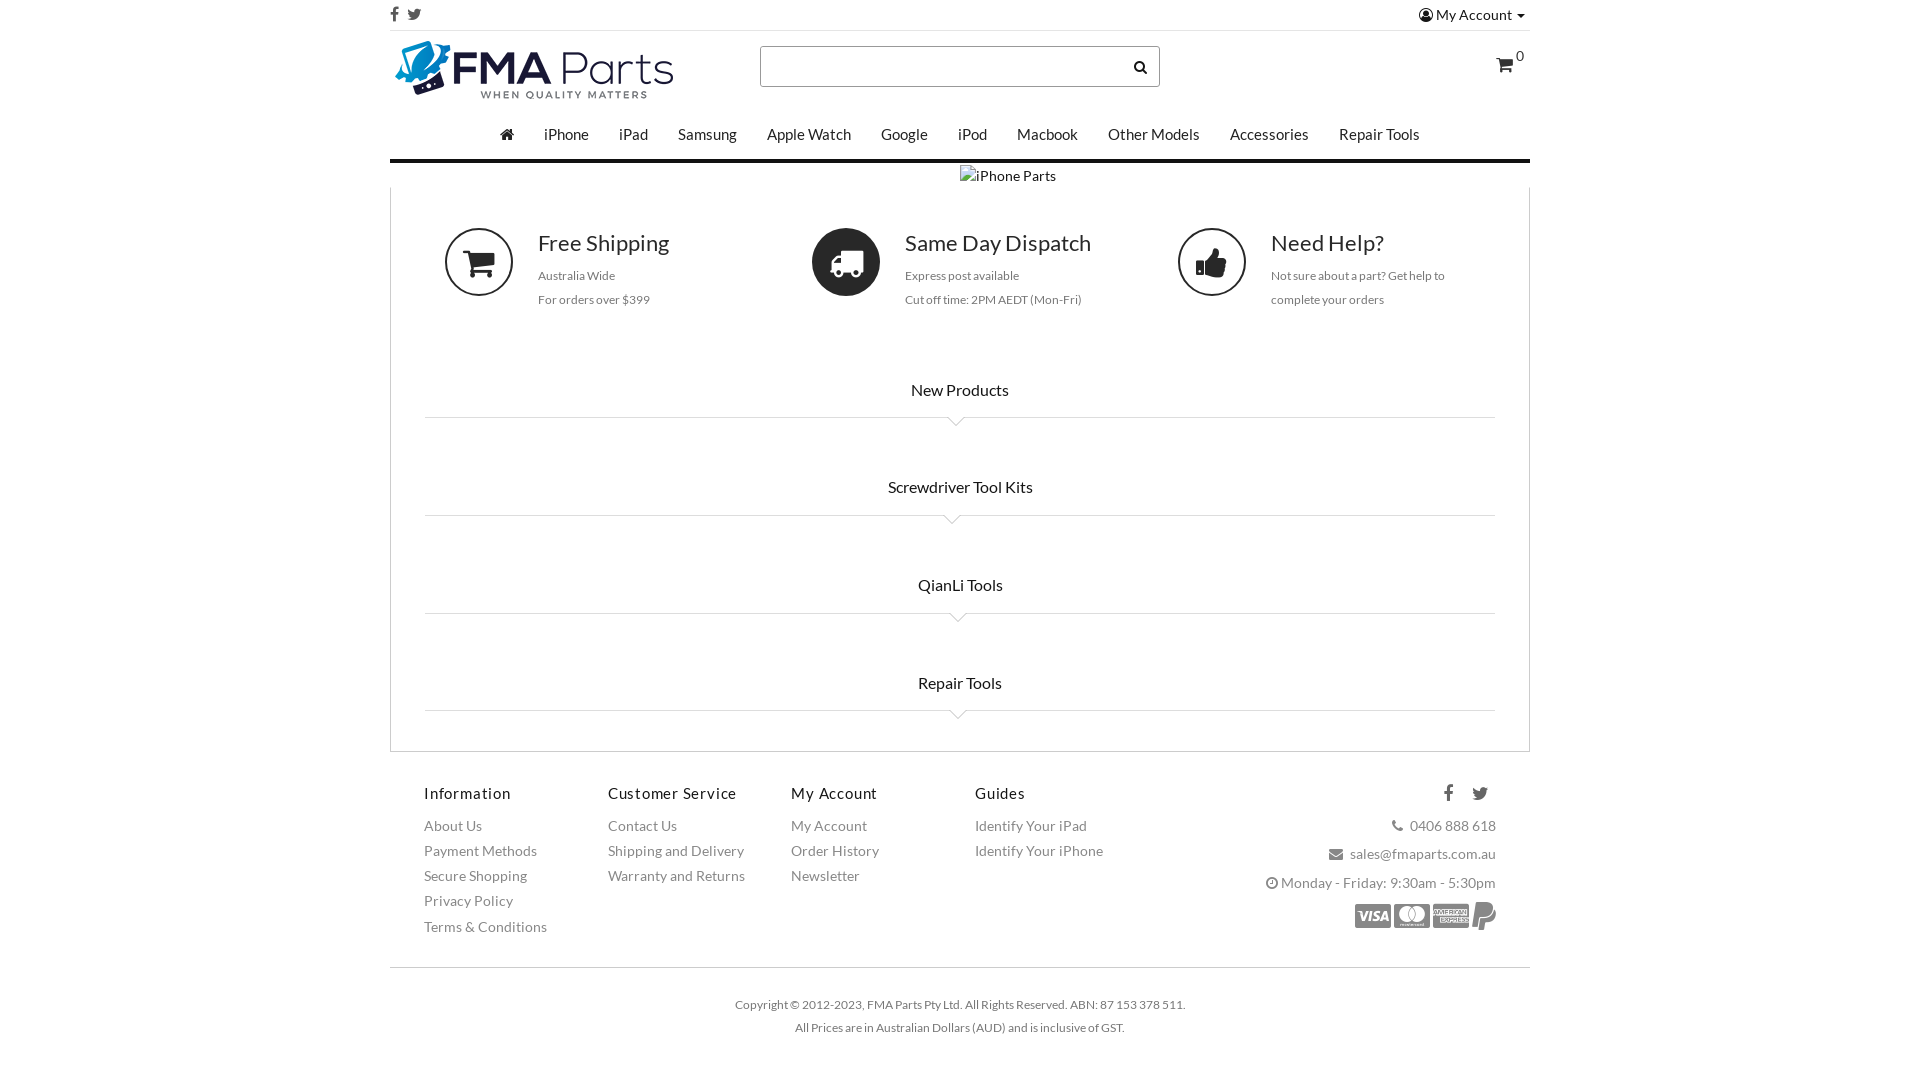 This screenshot has height=1080, width=1920. What do you see at coordinates (1038, 850) in the screenshot?
I see `'Identify Your iPhone'` at bounding box center [1038, 850].